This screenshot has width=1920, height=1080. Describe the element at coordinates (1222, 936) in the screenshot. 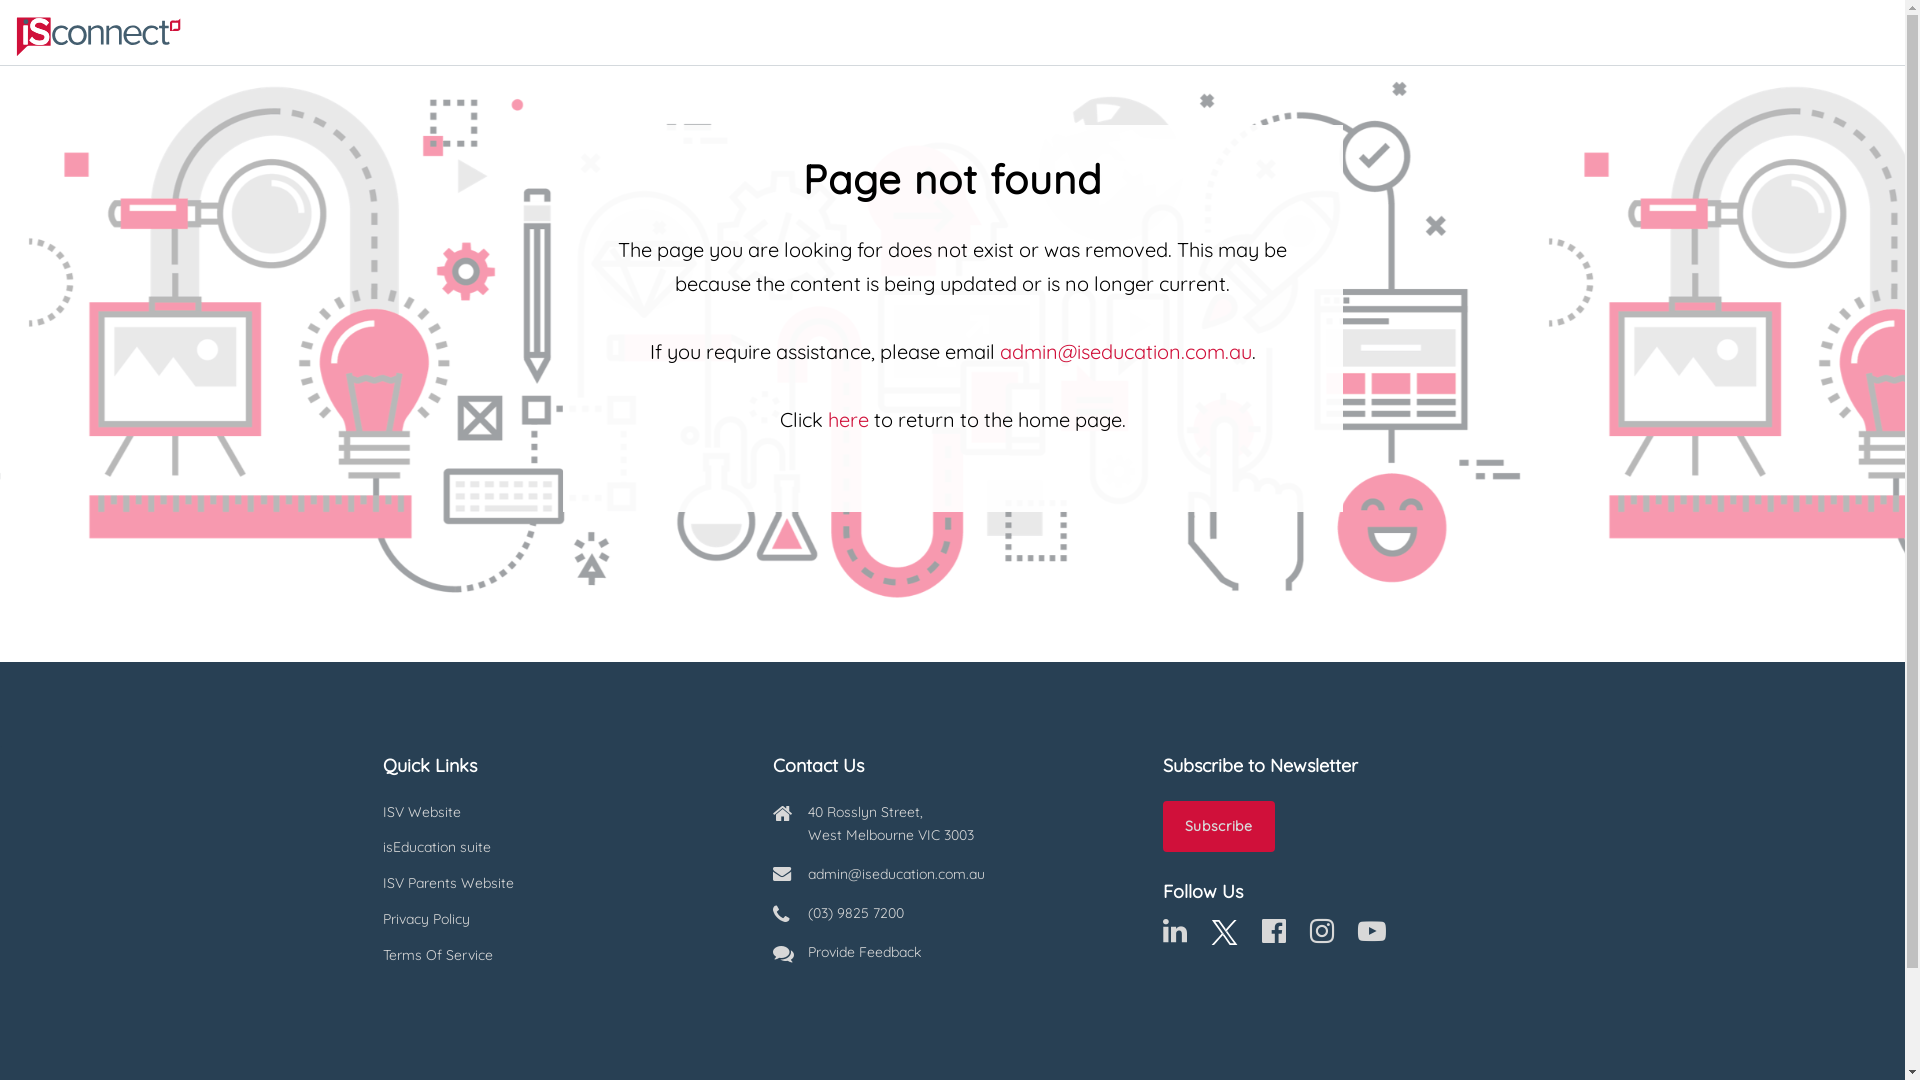

I see `'ISV Twitter'` at that location.